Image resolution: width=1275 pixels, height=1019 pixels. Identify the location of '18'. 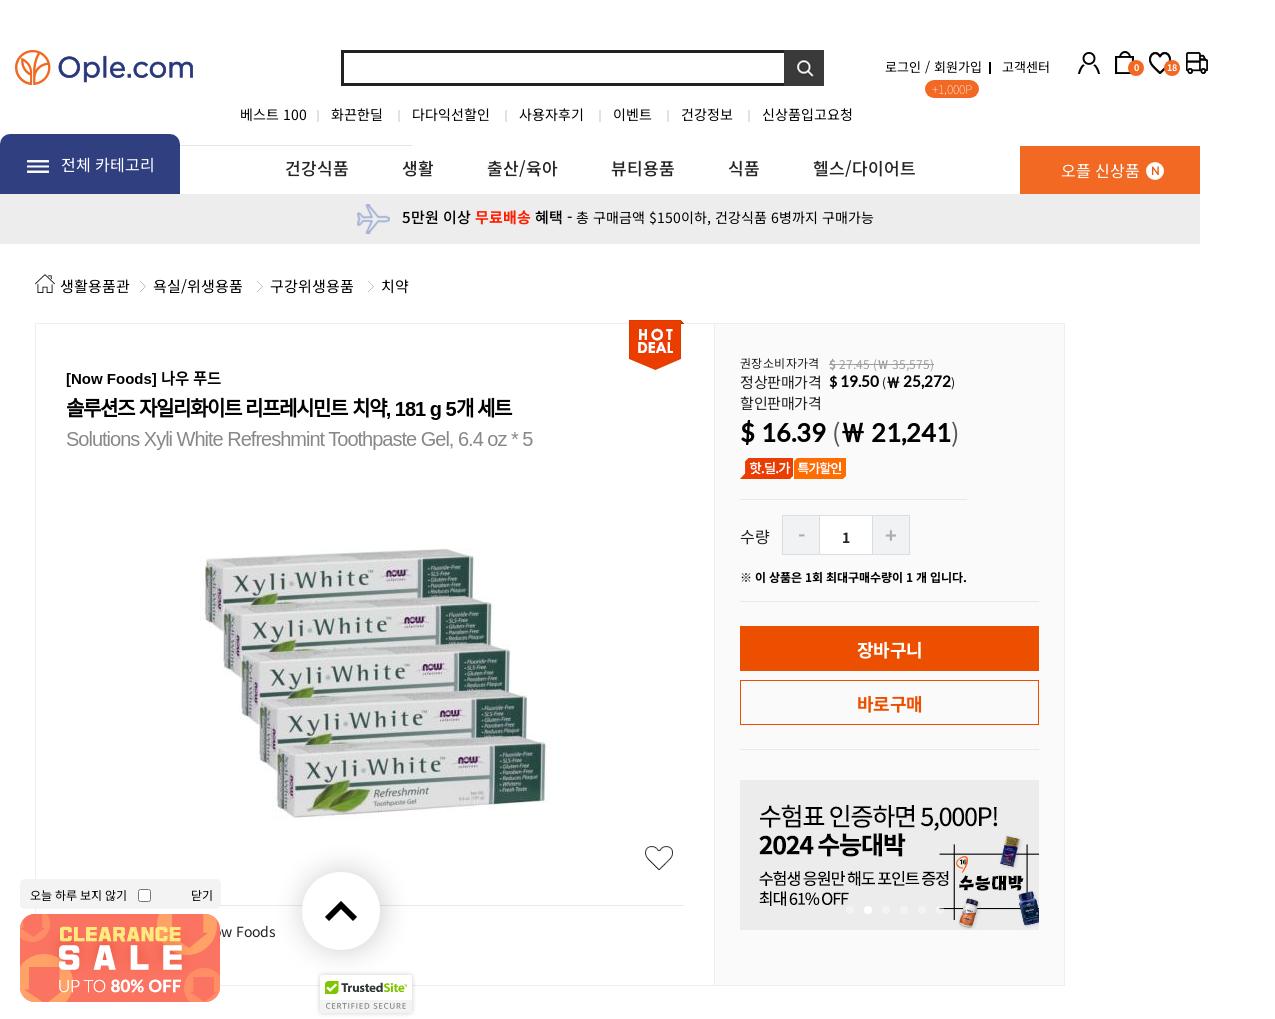
(1170, 66).